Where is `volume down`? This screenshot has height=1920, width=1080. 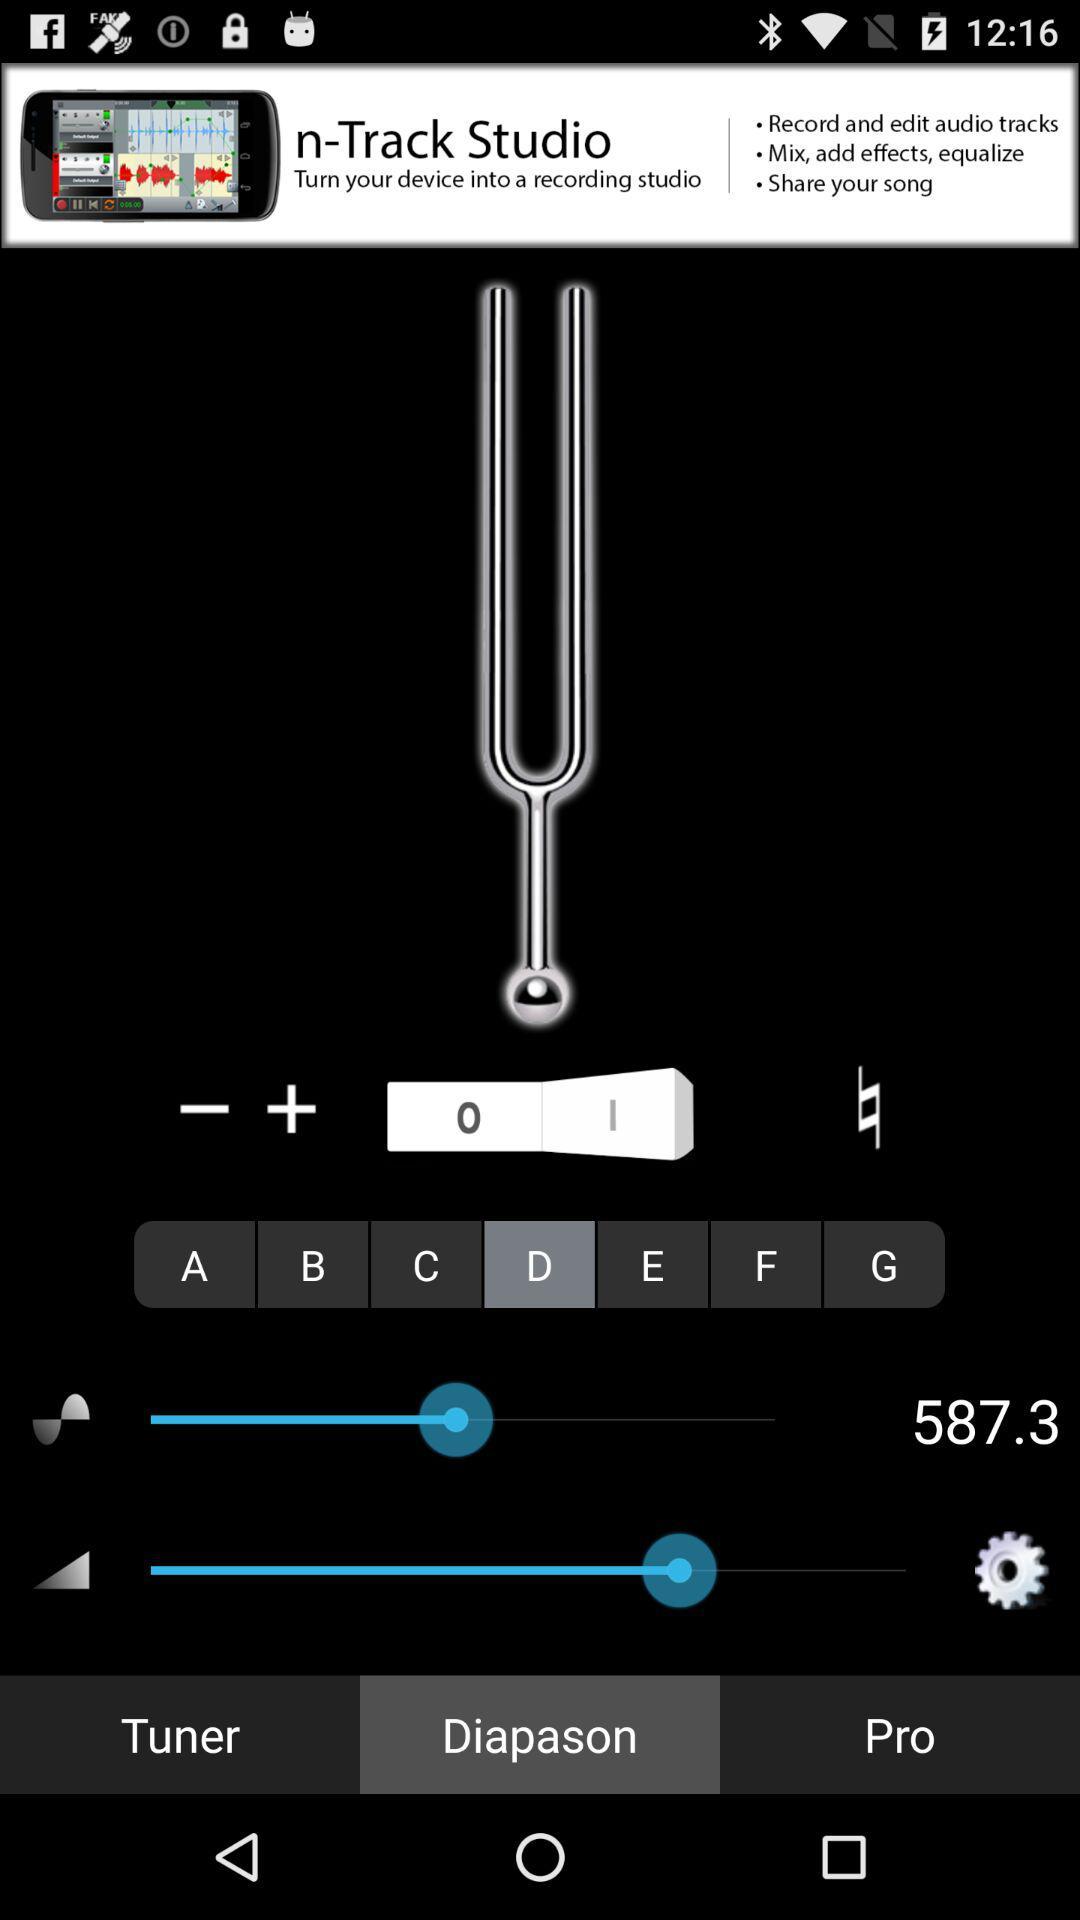
volume down is located at coordinates (205, 1107).